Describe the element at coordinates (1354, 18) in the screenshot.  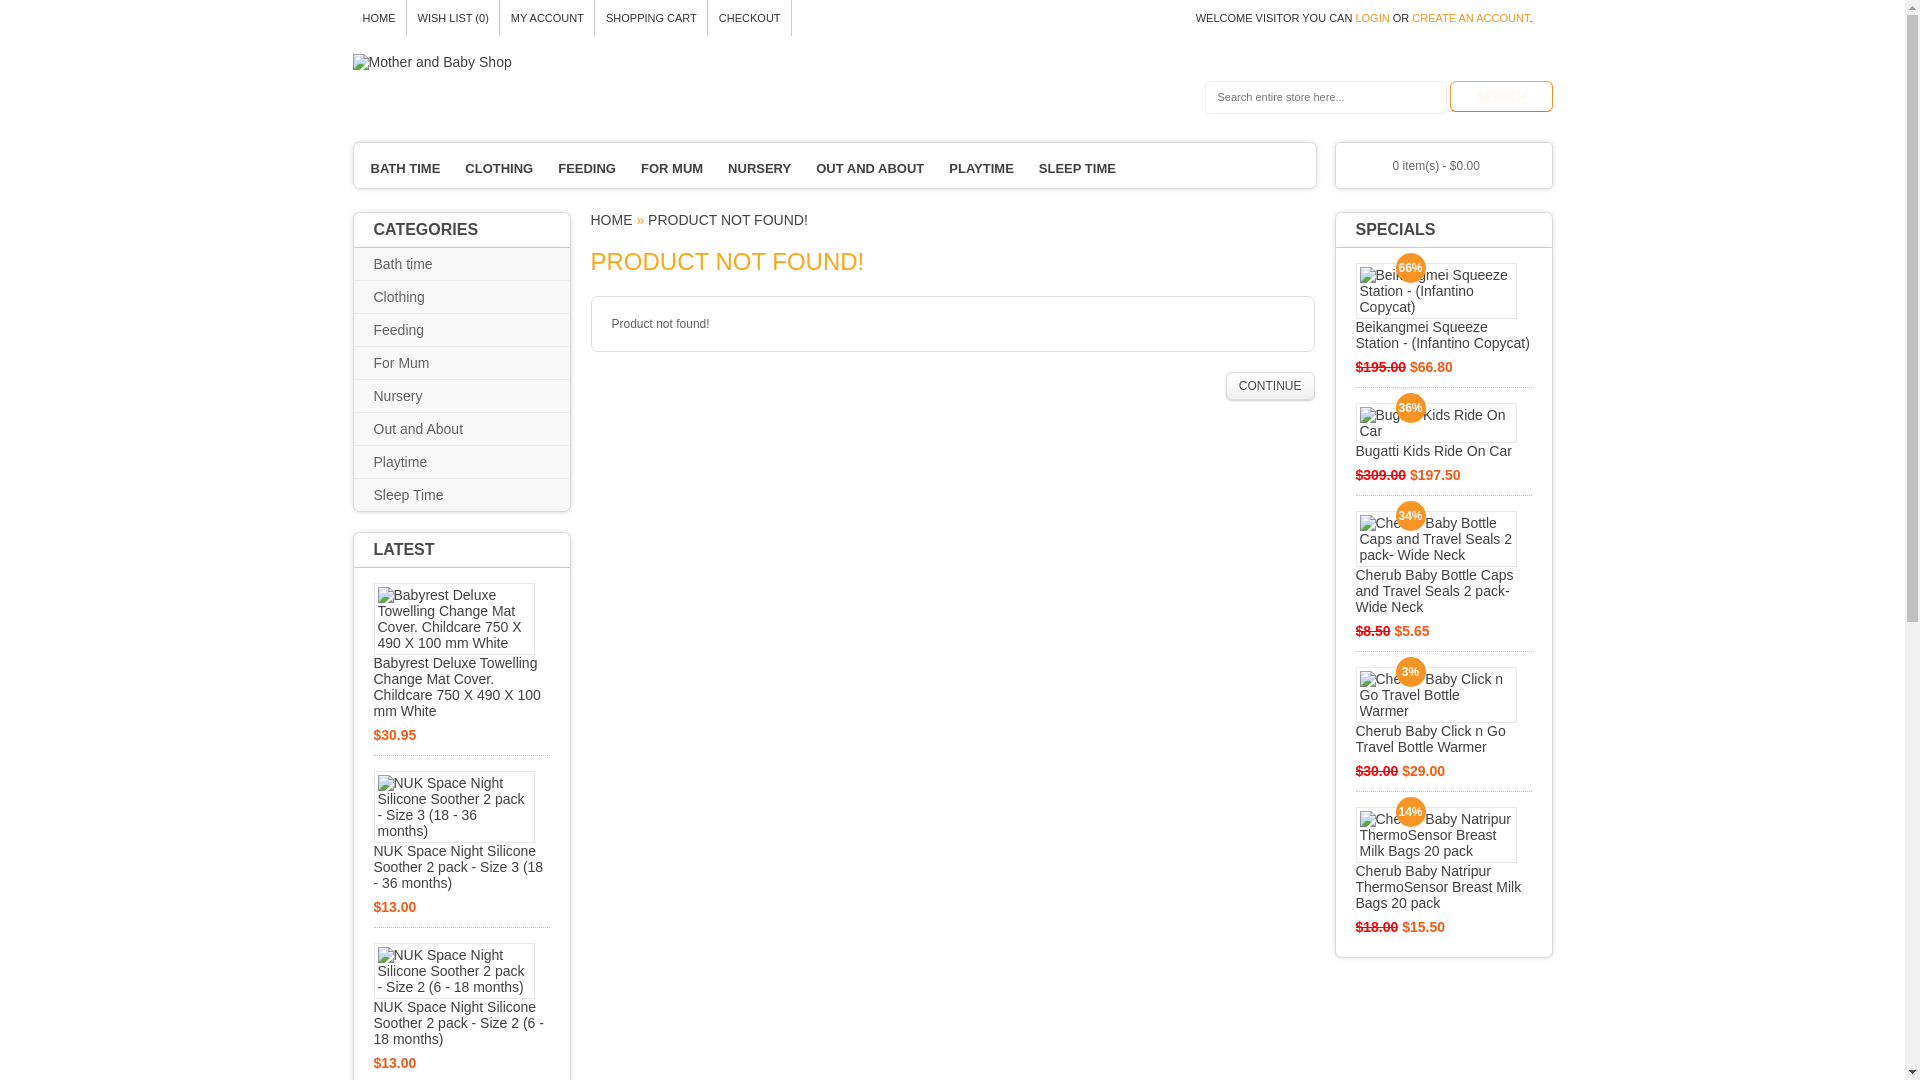
I see `'LOGIN'` at that location.